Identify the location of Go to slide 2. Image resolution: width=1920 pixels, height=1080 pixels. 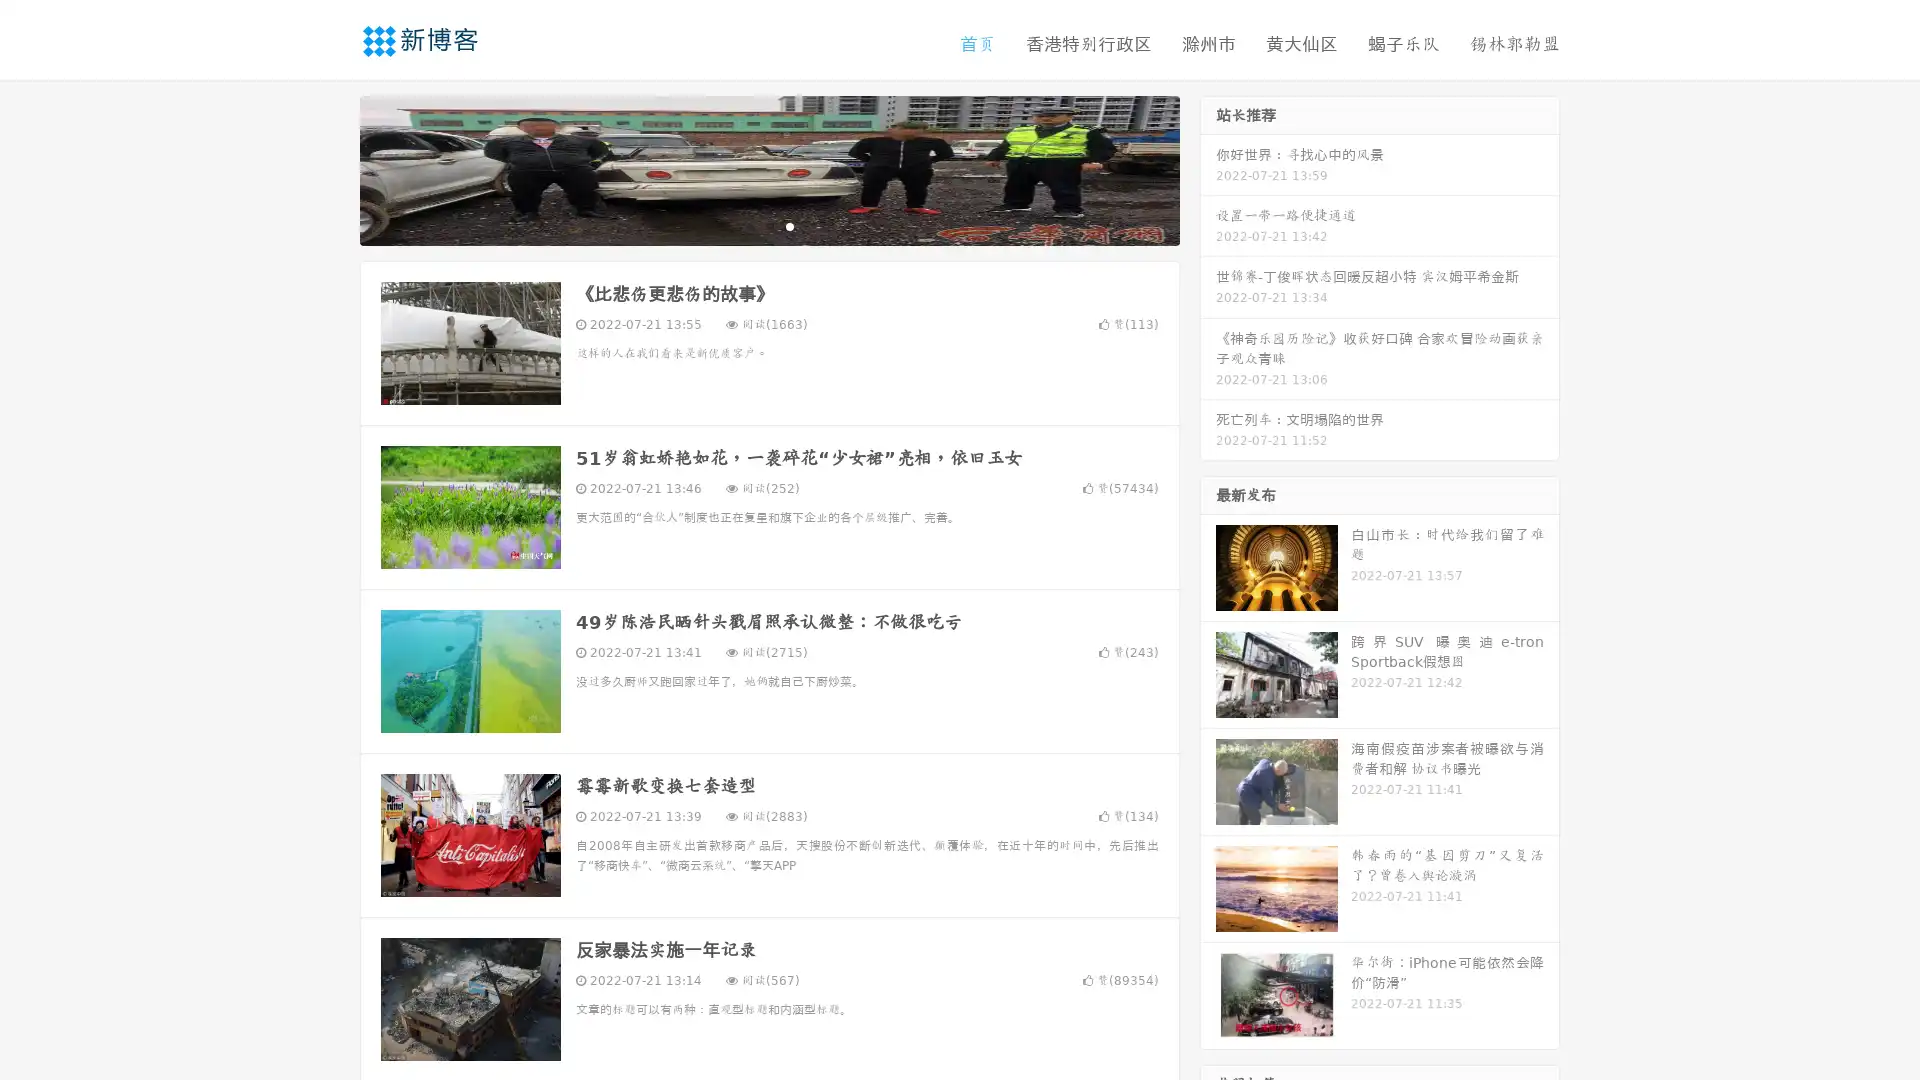
(768, 225).